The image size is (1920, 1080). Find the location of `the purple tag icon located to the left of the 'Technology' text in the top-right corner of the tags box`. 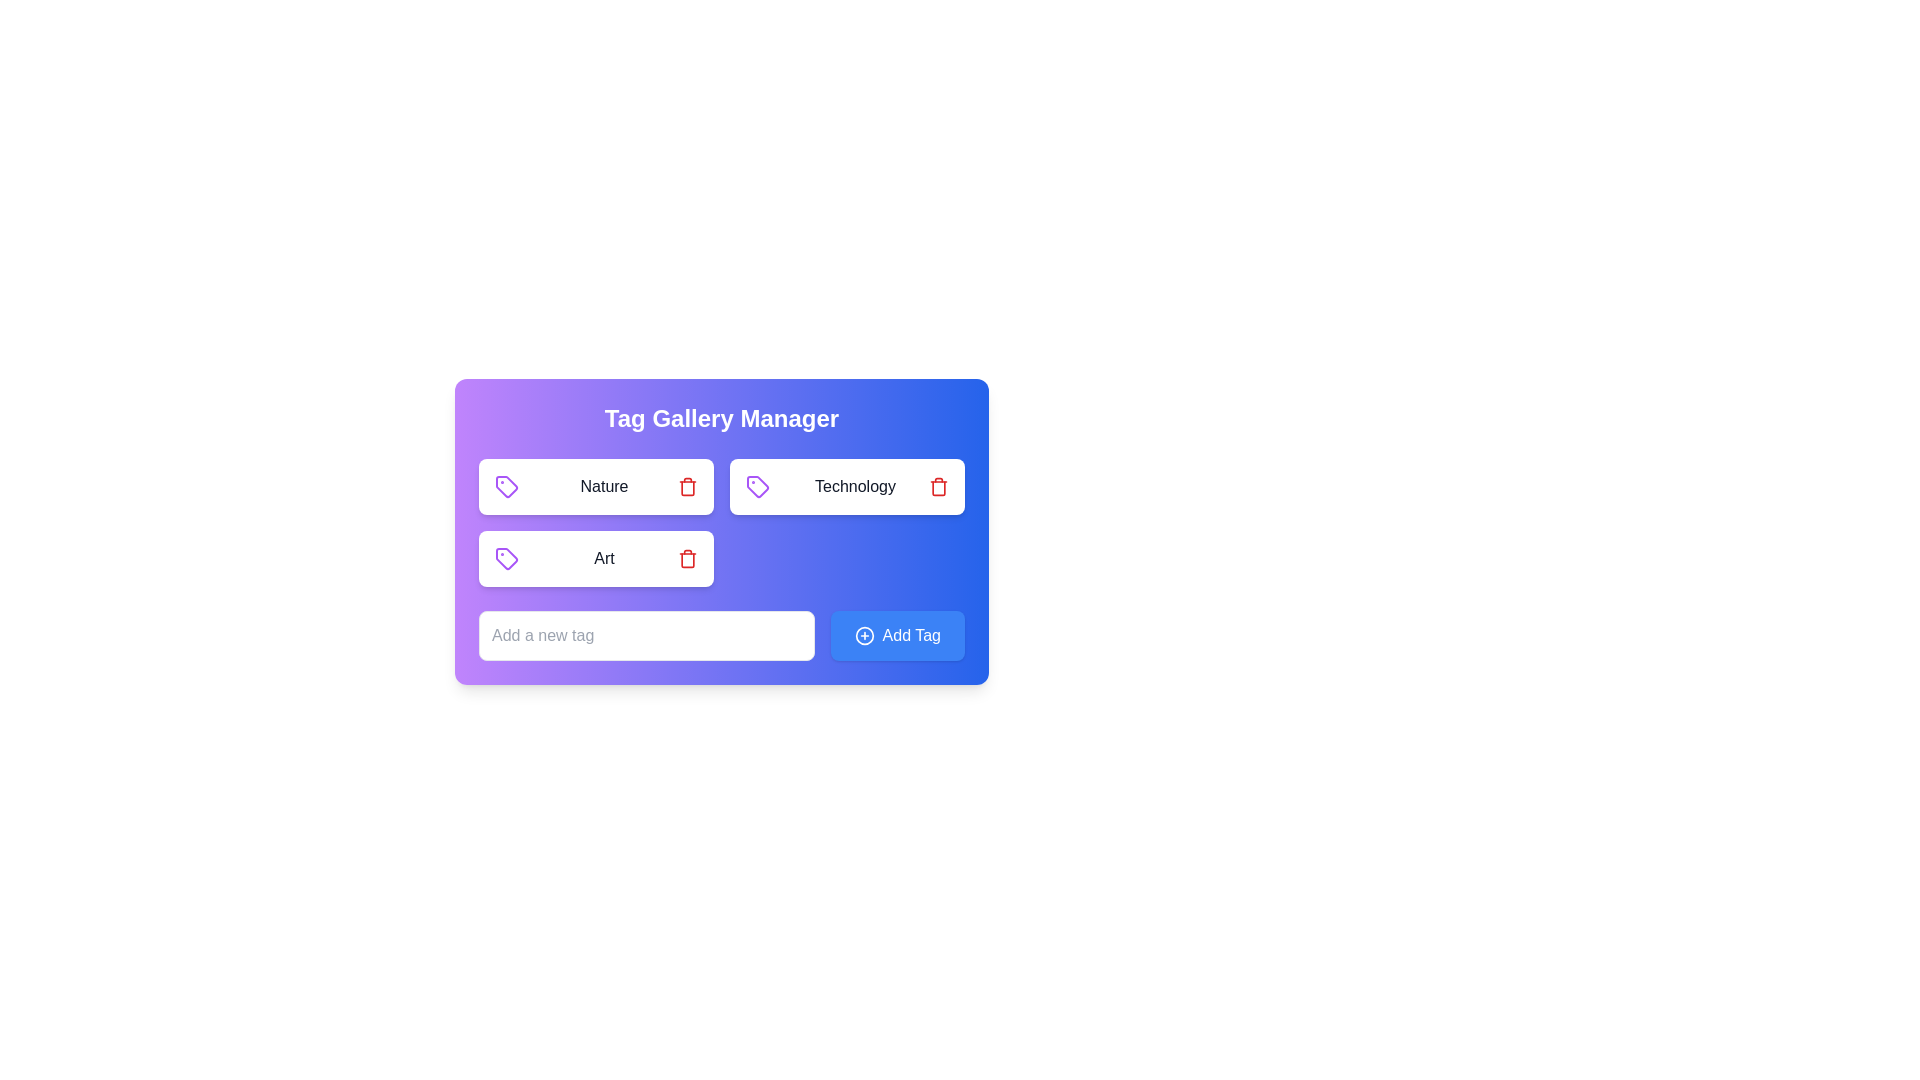

the purple tag icon located to the left of the 'Technology' text in the top-right corner of the tags box is located at coordinates (757, 486).